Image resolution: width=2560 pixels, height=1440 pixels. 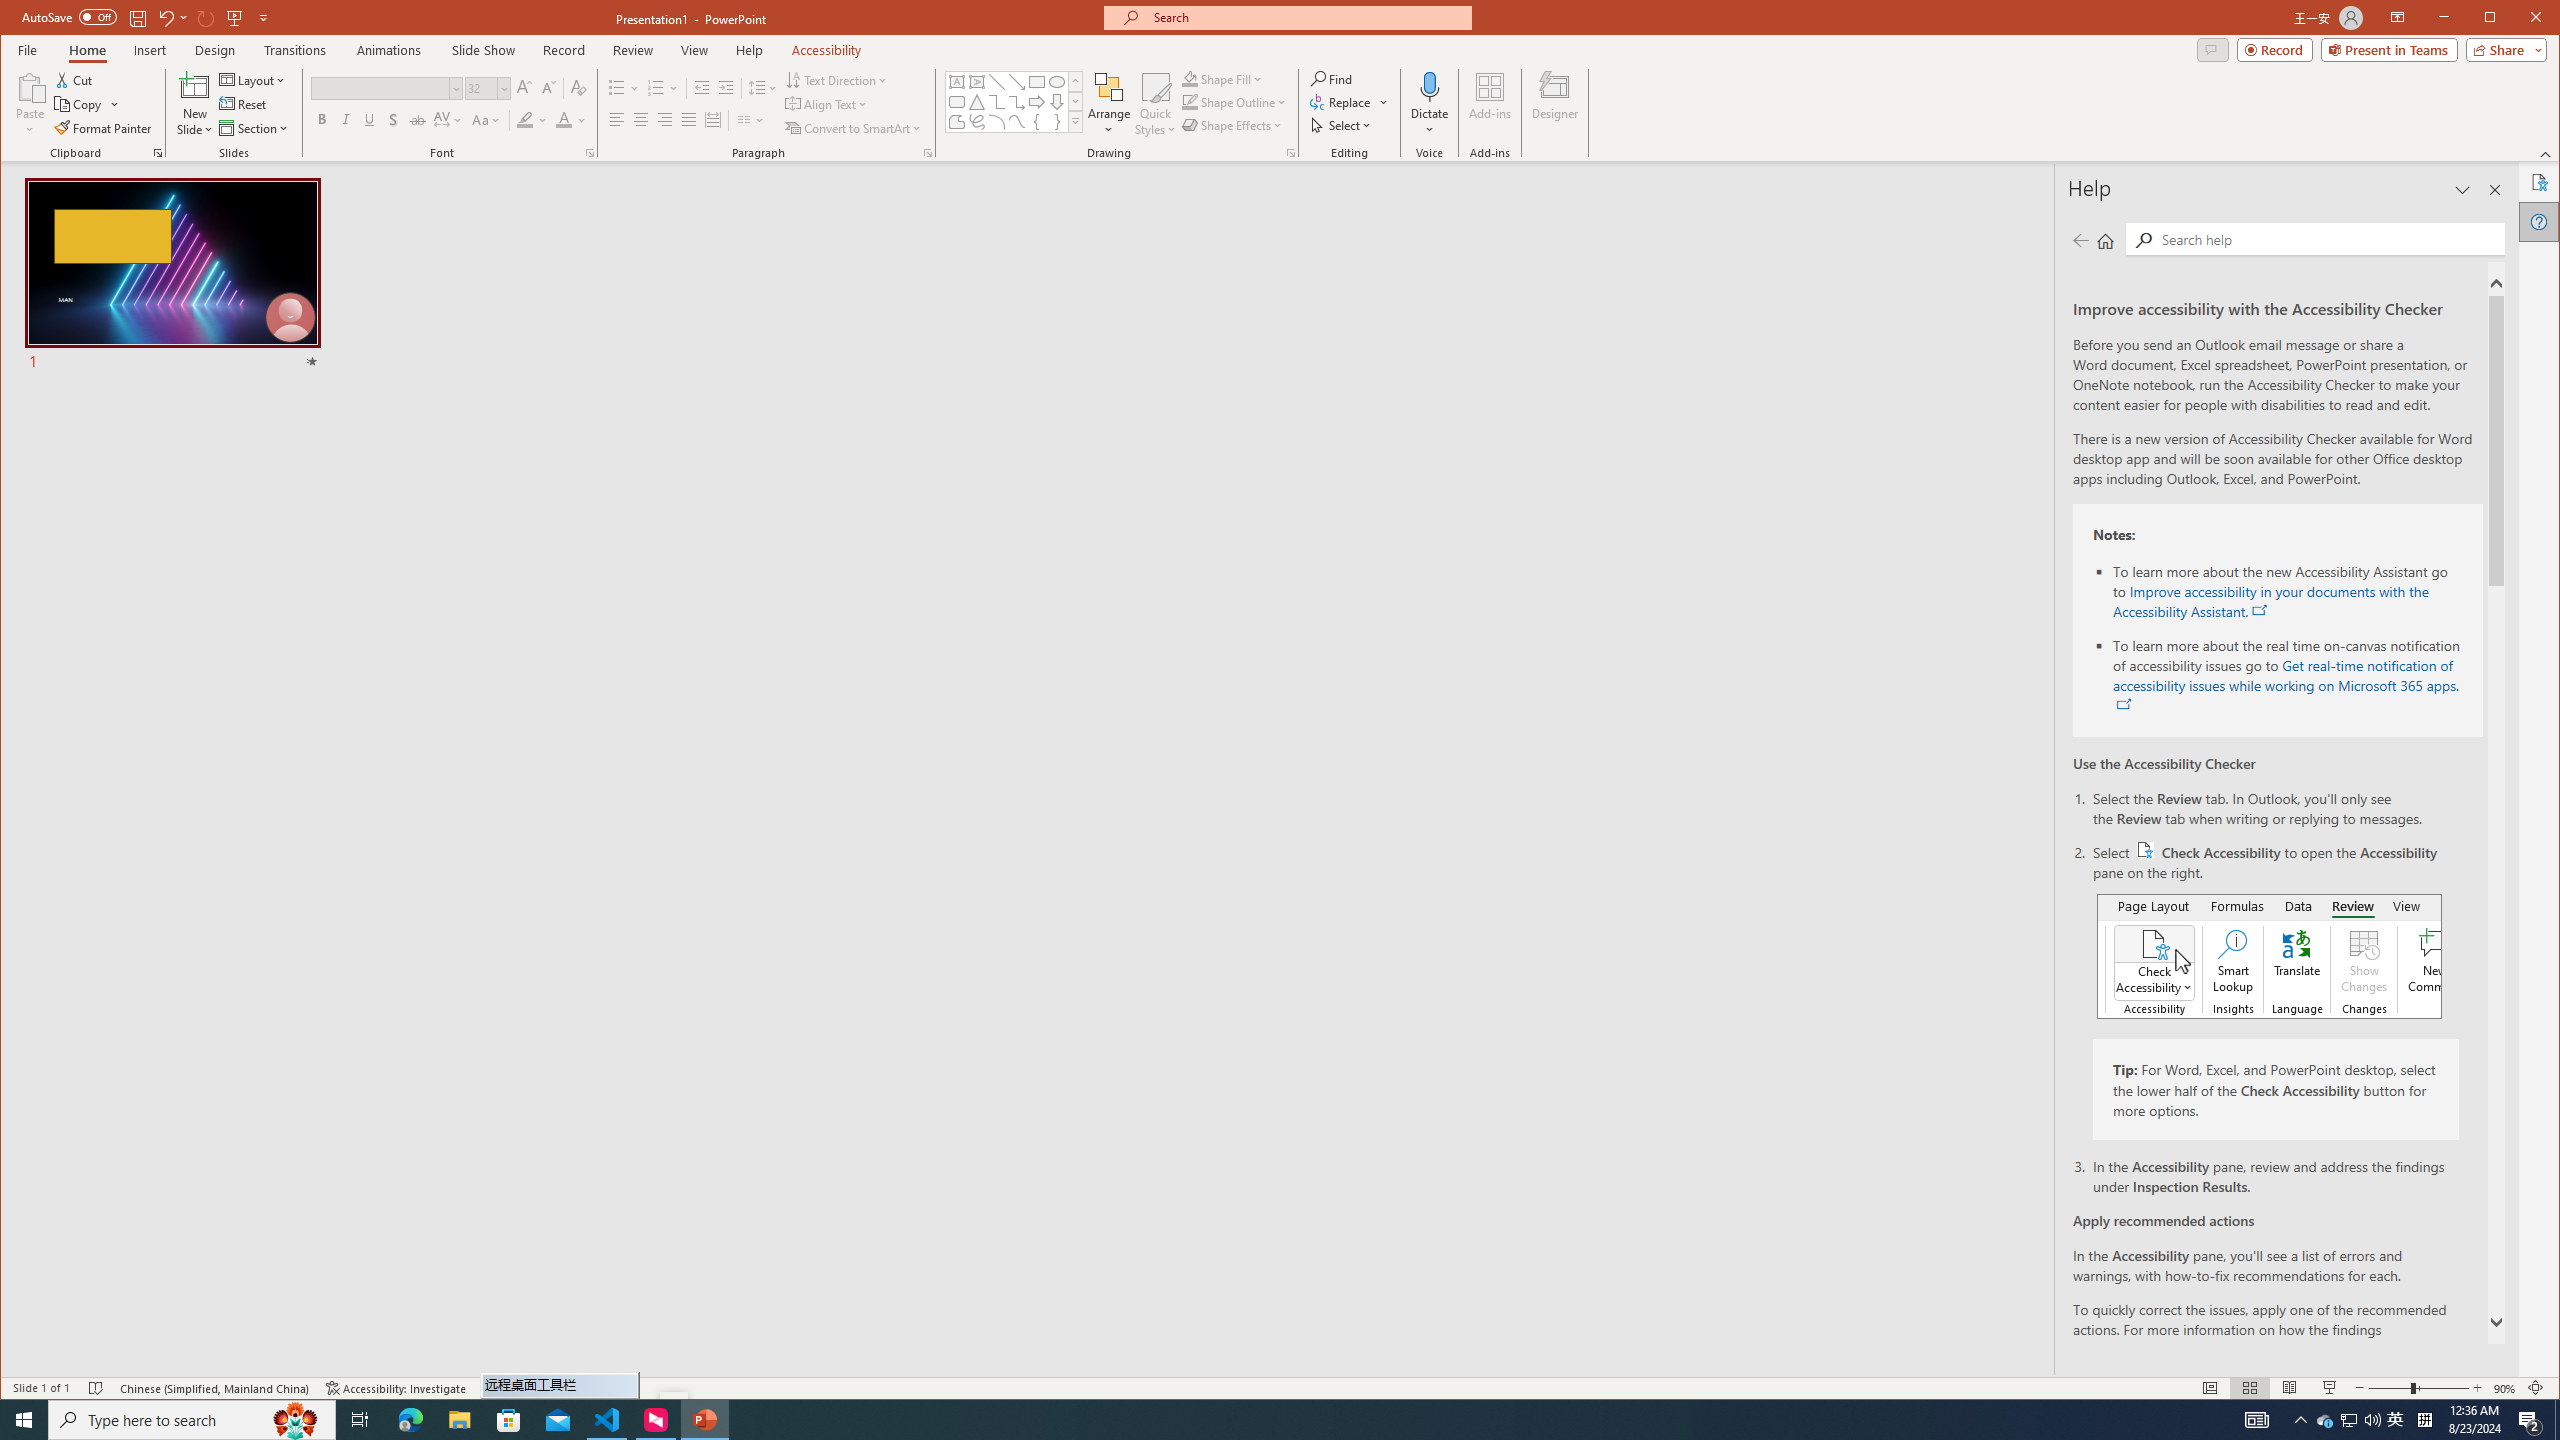 What do you see at coordinates (1235, 102) in the screenshot?
I see `'Shape Outline'` at bounding box center [1235, 102].